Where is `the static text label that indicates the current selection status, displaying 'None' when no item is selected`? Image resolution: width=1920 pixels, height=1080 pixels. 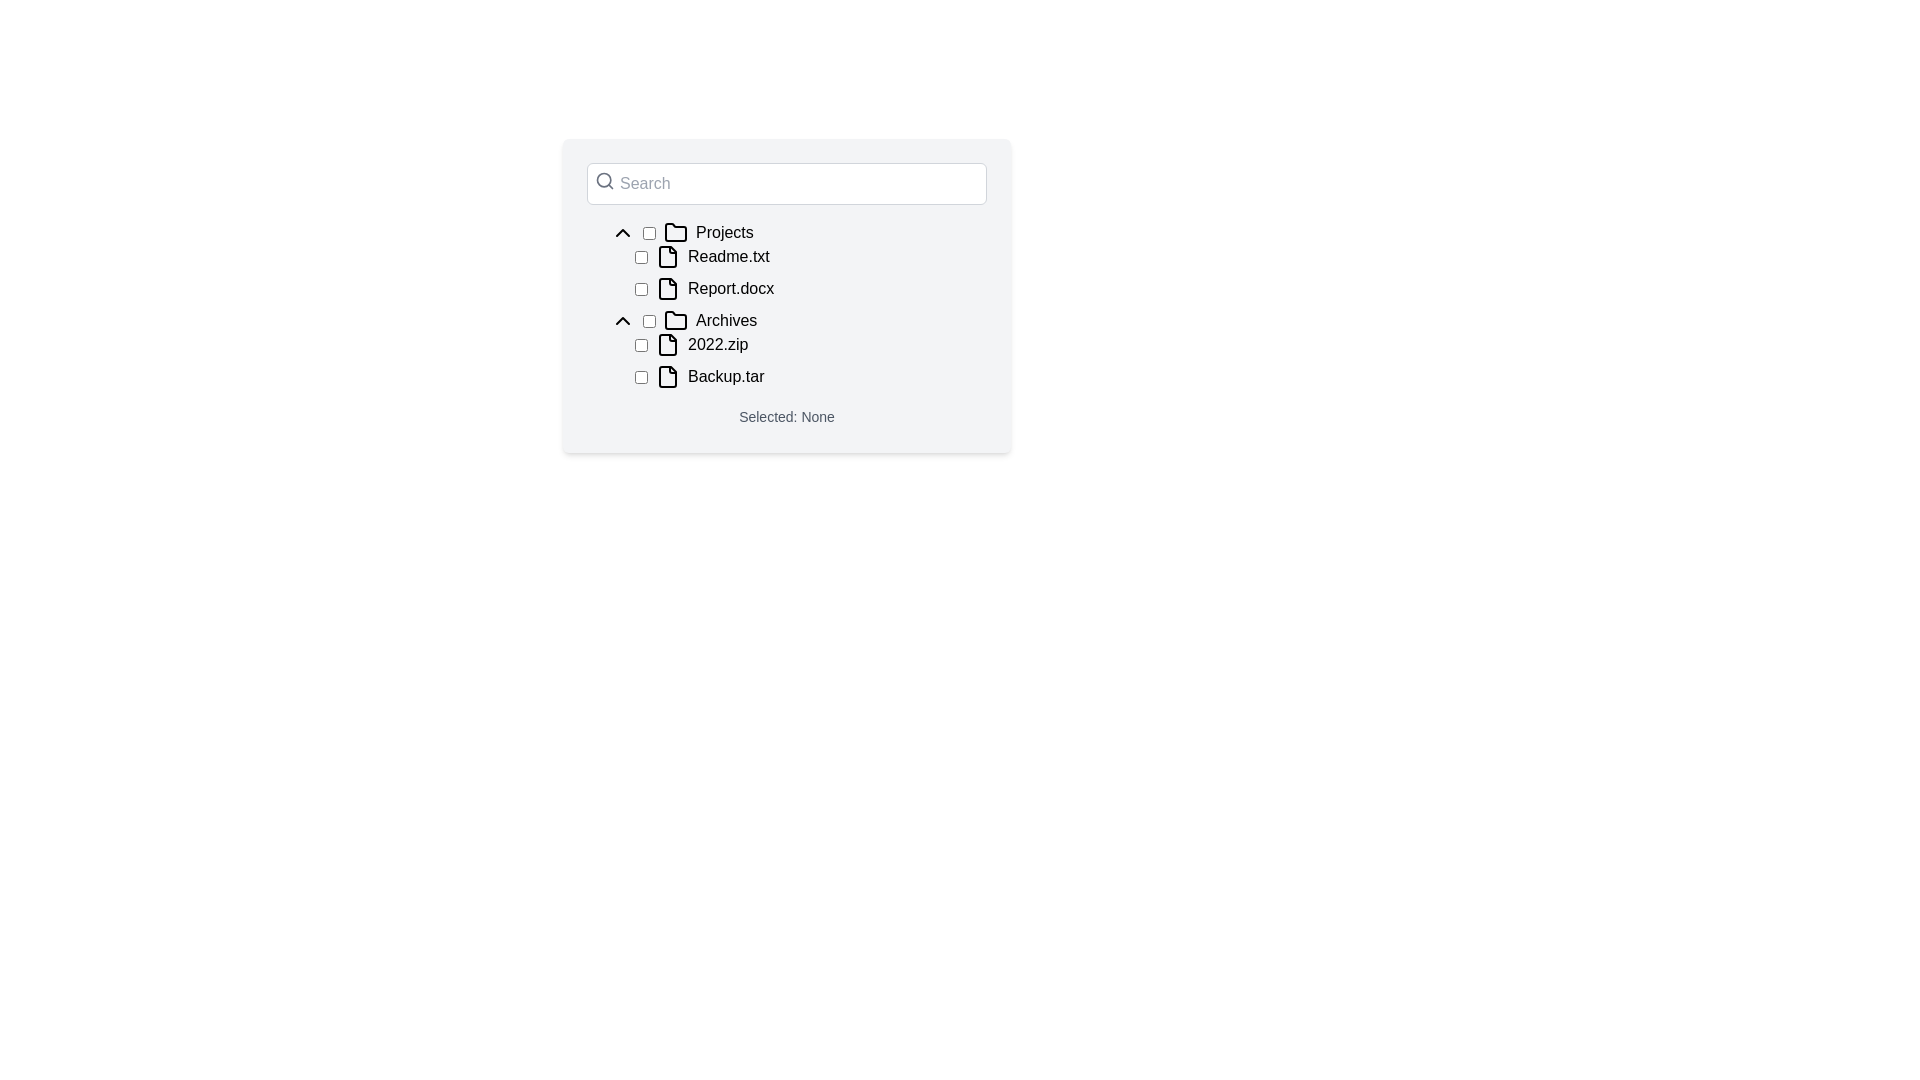 the static text label that indicates the current selection status, displaying 'None' when no item is selected is located at coordinates (786, 415).